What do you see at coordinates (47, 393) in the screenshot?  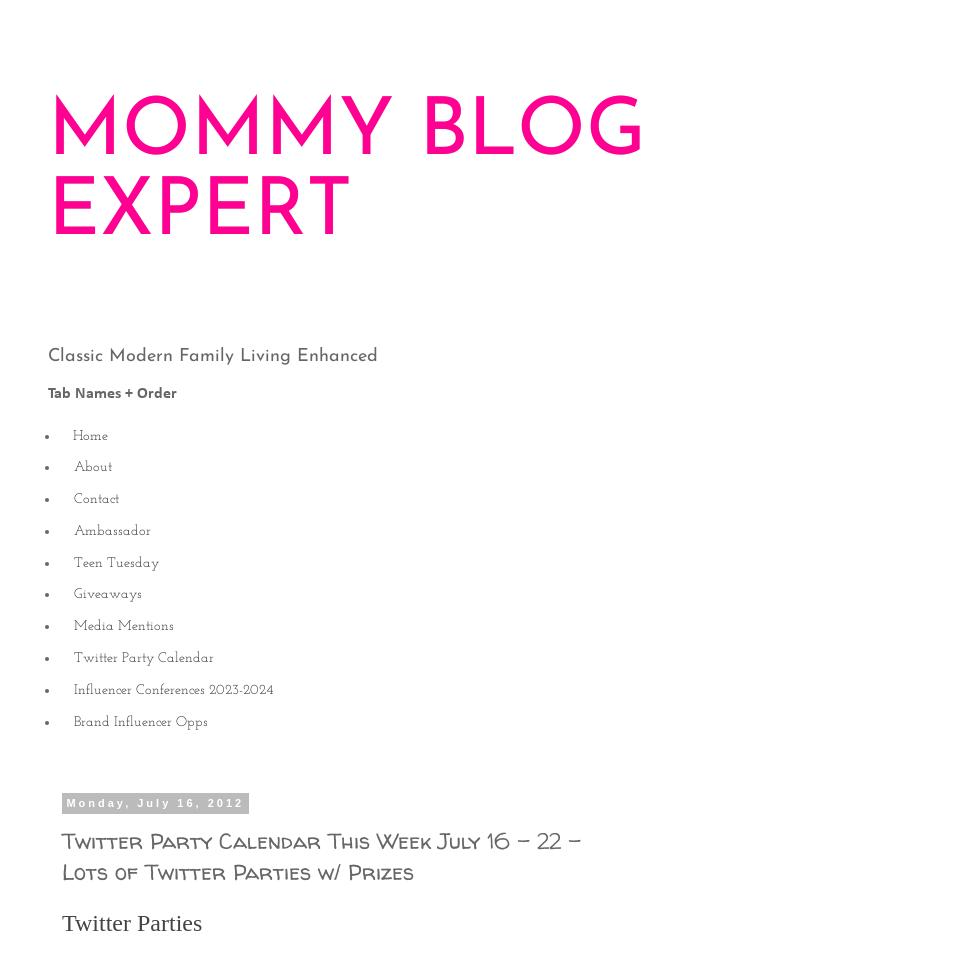 I see `'Tab Names + Order'` at bounding box center [47, 393].